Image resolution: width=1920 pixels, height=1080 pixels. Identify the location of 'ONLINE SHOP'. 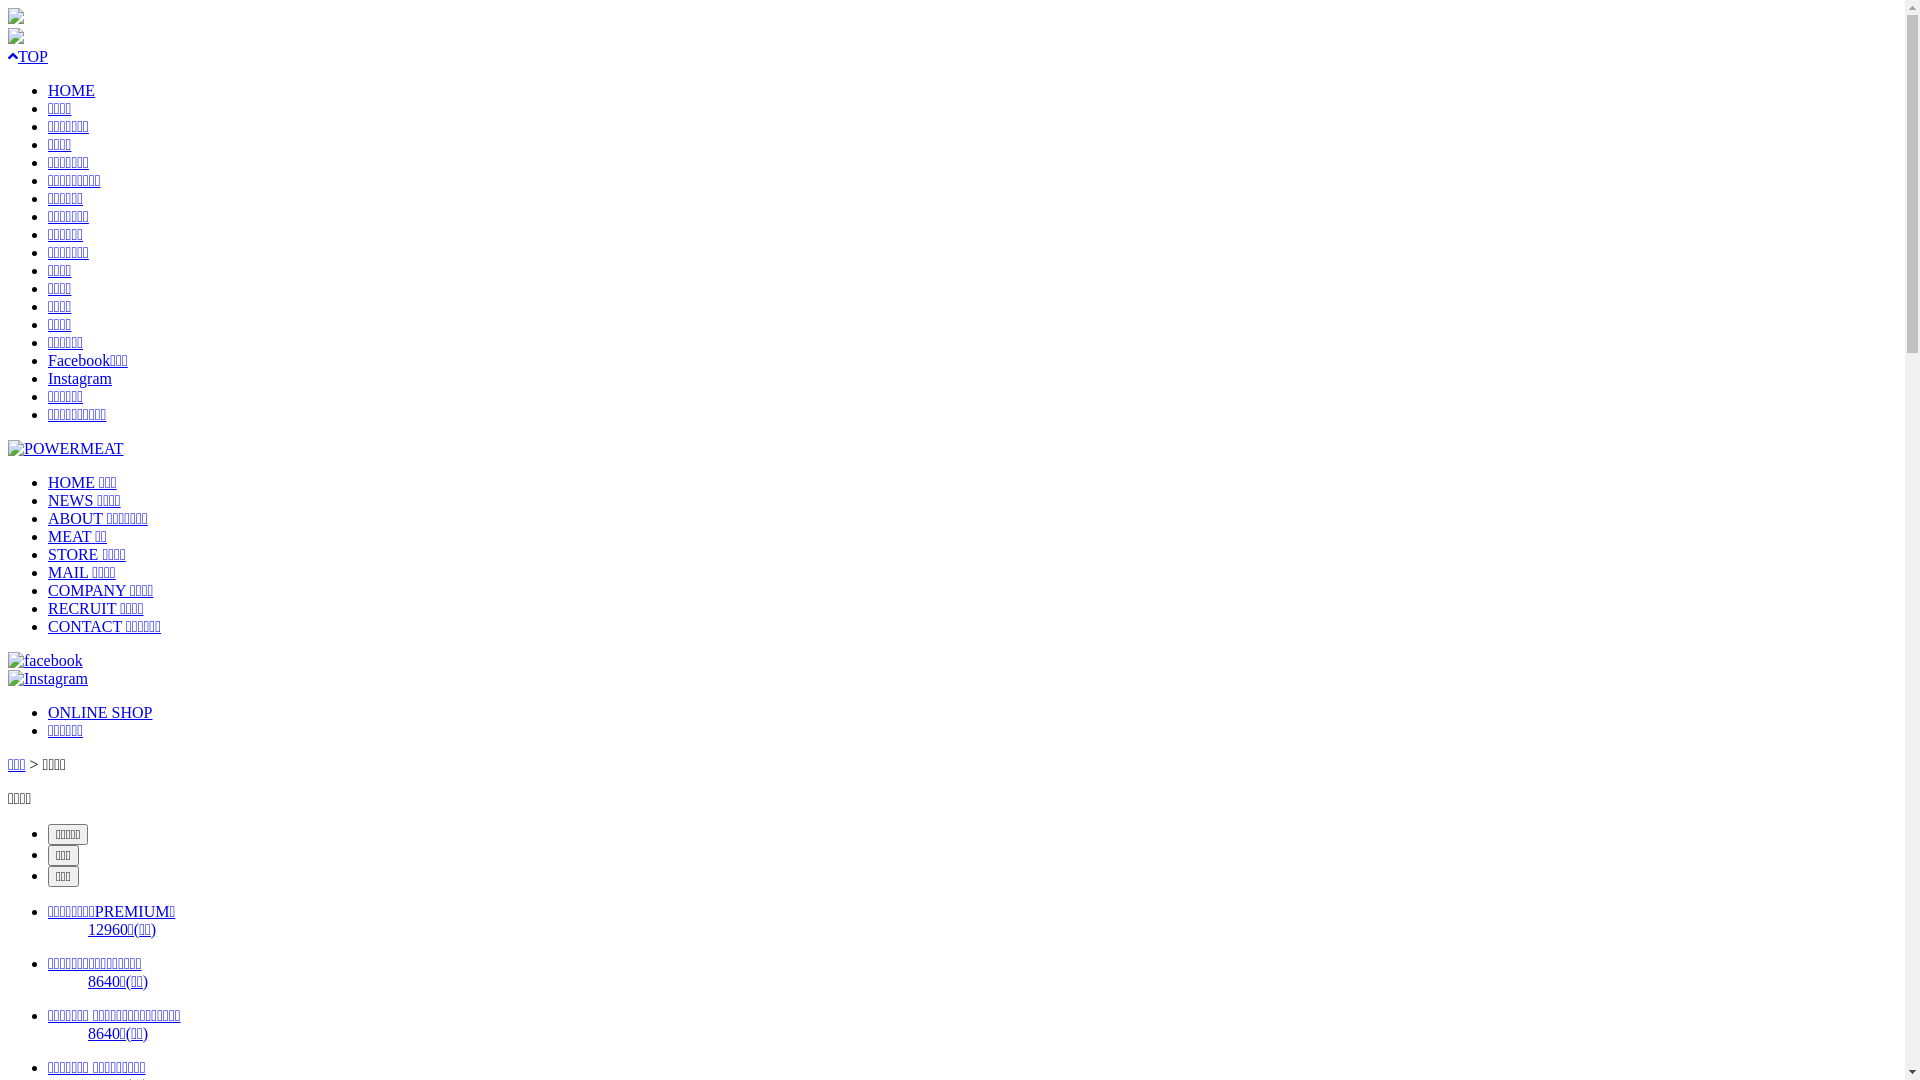
(99, 711).